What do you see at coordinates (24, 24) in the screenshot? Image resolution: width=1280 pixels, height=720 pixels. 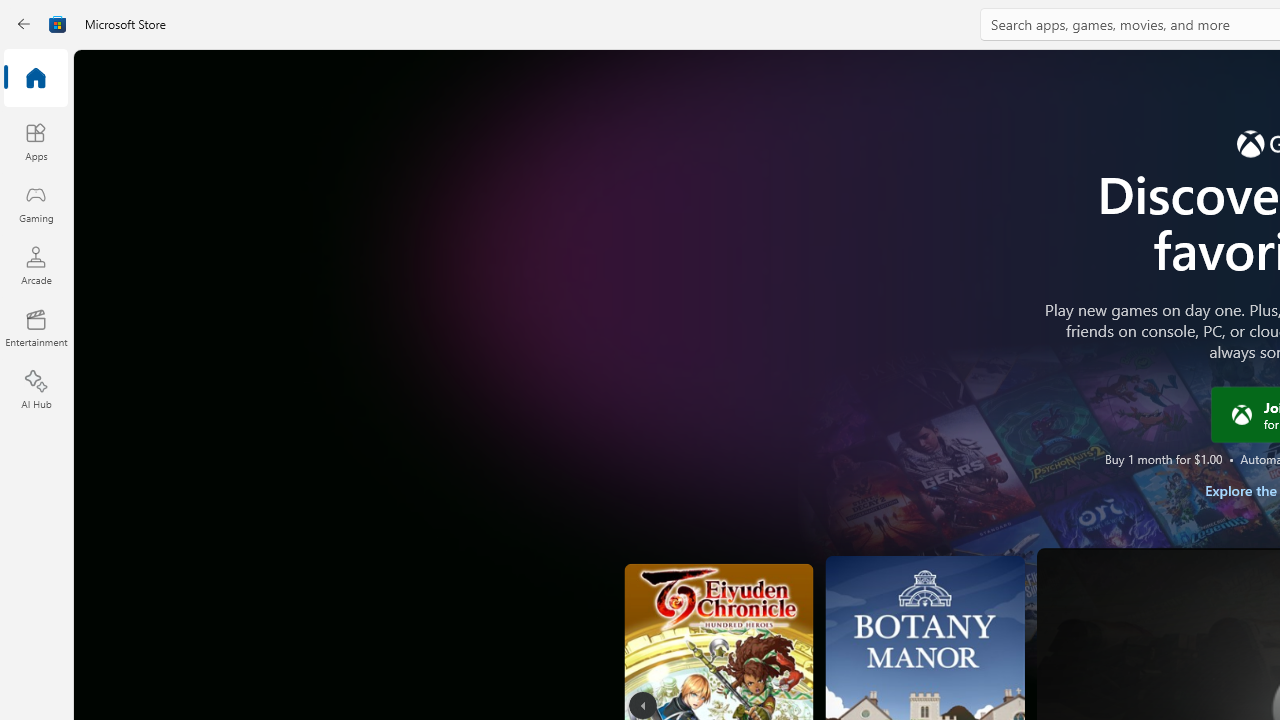 I see `'Back'` at bounding box center [24, 24].